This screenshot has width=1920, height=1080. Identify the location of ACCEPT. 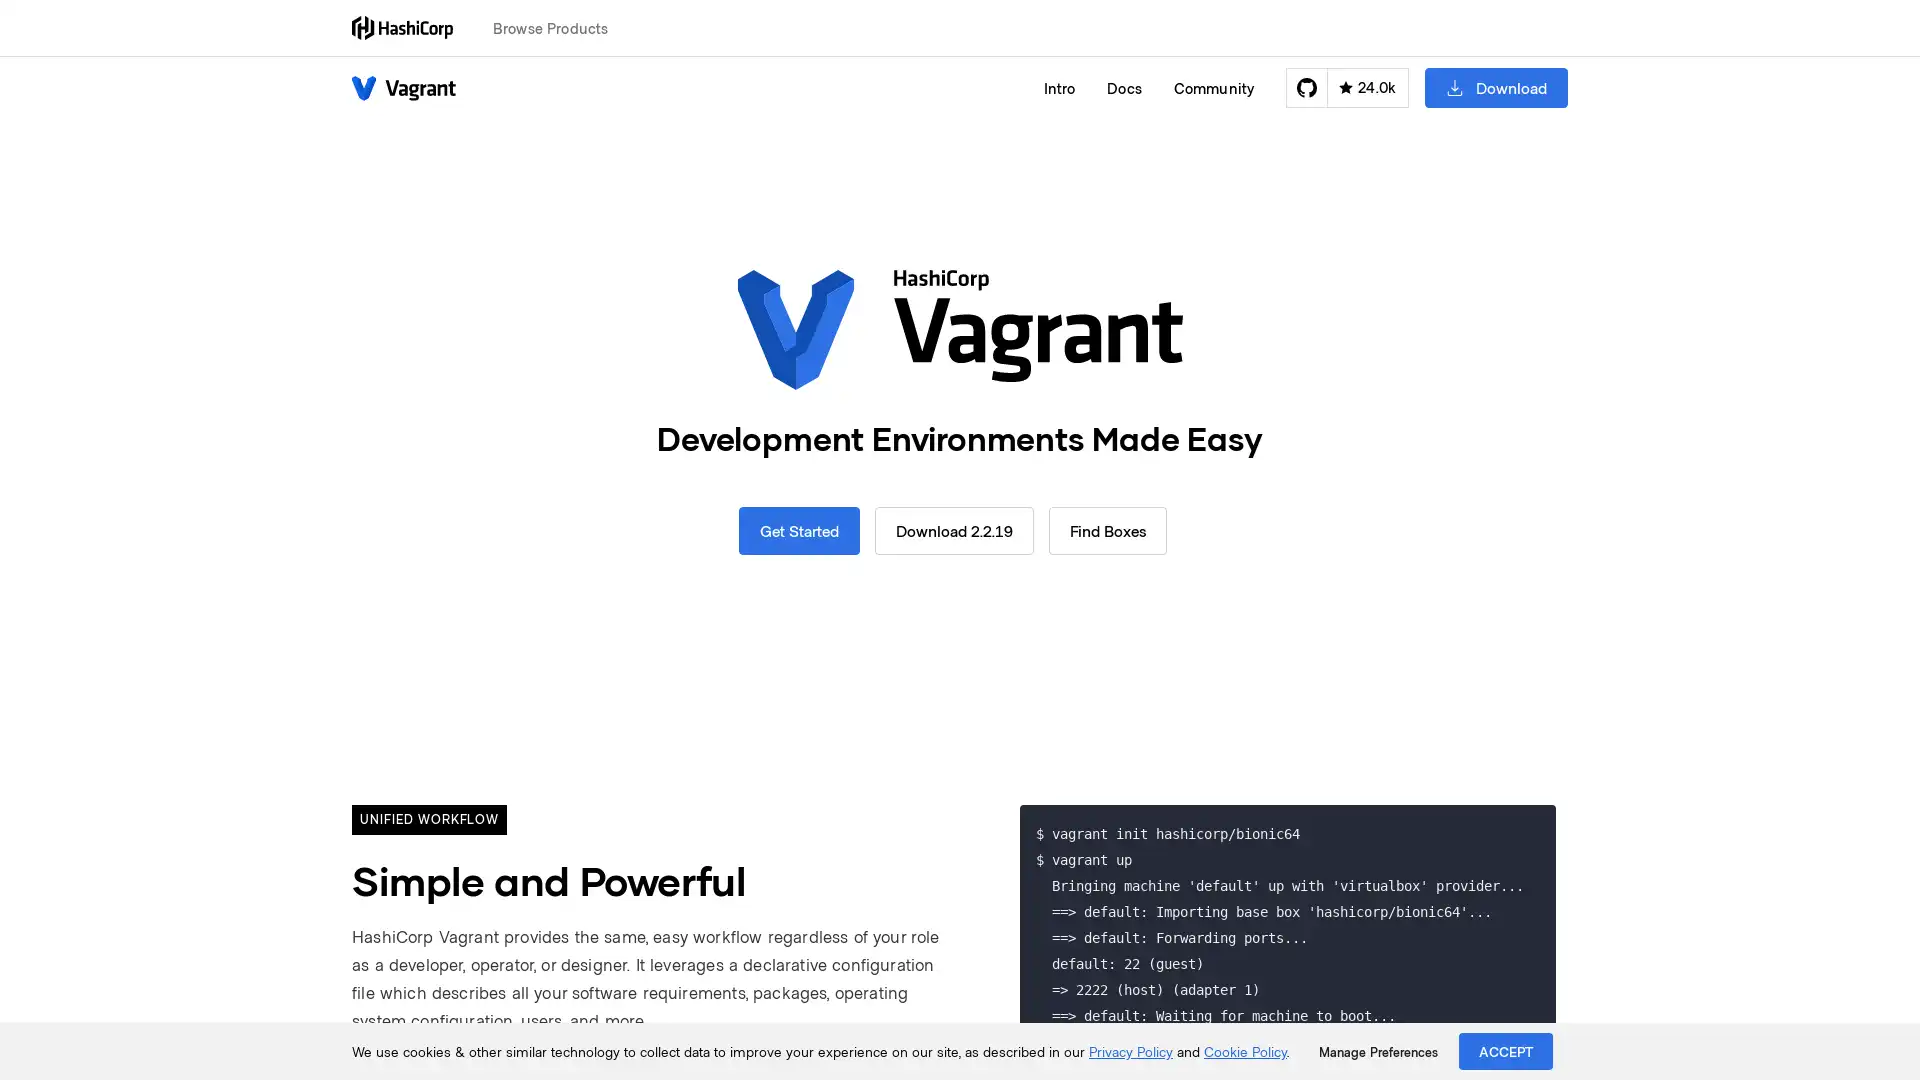
(1506, 1050).